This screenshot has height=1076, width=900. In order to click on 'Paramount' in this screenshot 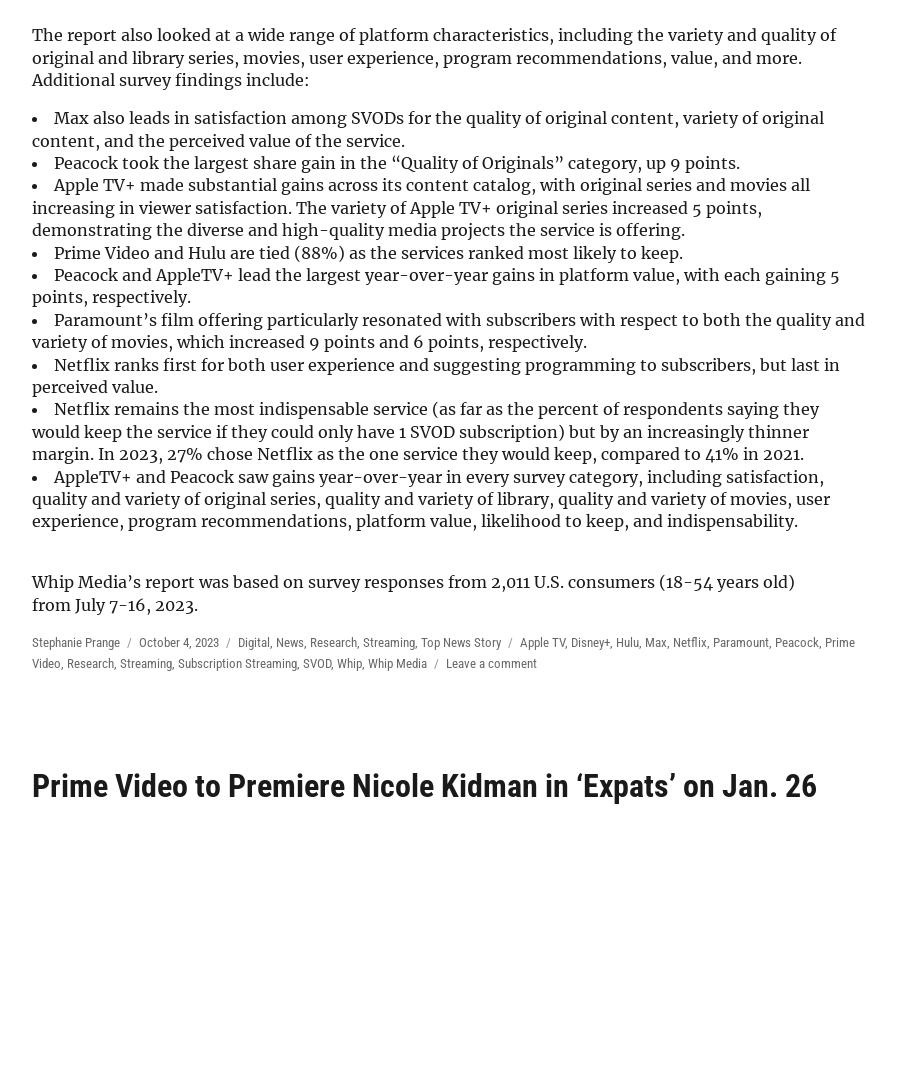, I will do `click(739, 640)`.